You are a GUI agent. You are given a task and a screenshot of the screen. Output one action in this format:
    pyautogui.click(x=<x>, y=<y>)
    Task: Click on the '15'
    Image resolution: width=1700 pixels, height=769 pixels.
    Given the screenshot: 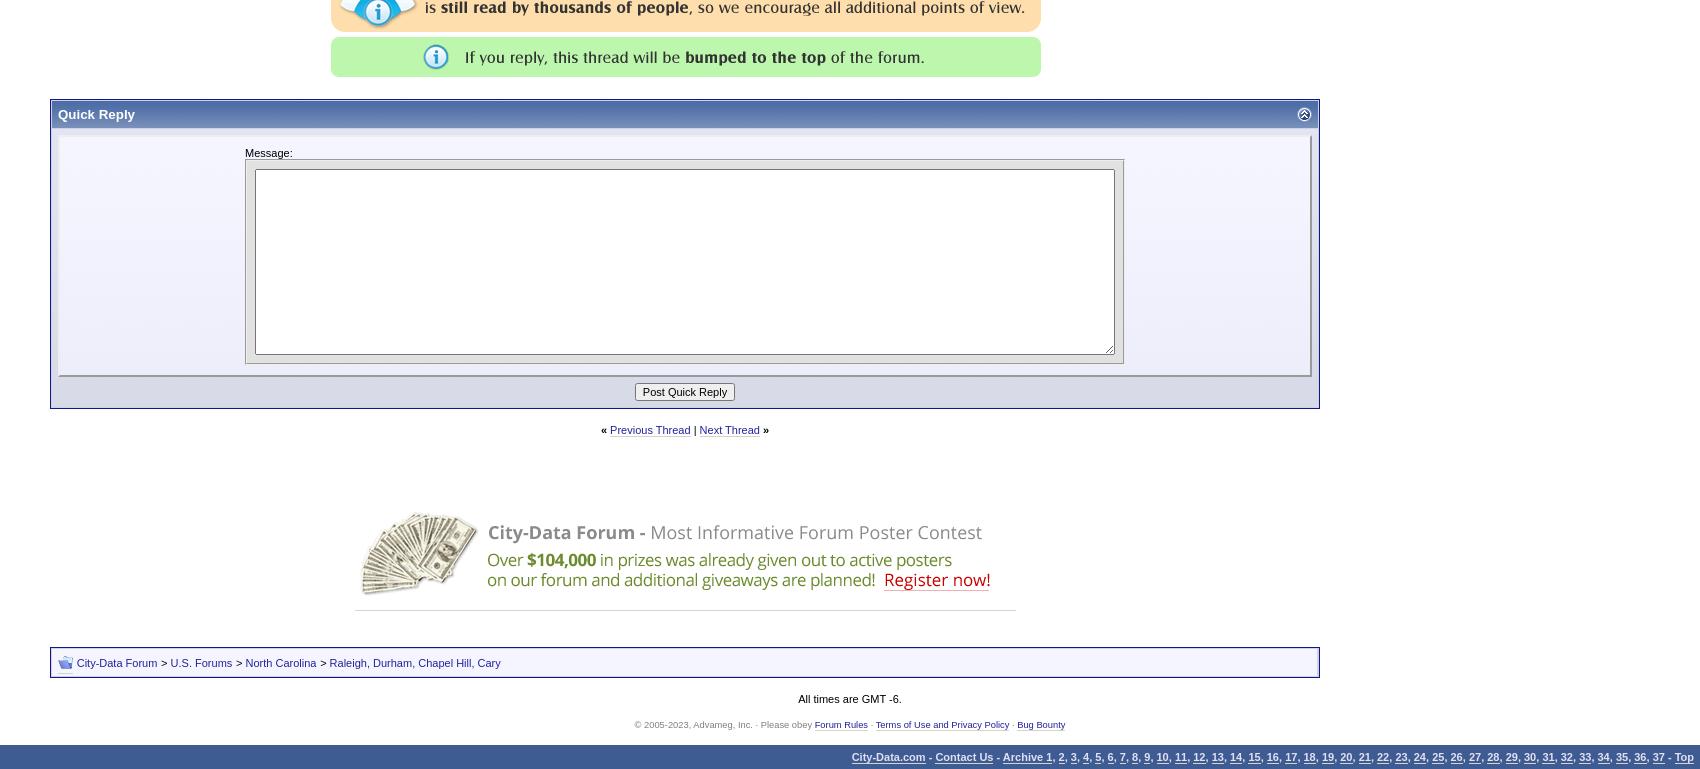 What is the action you would take?
    pyautogui.click(x=1246, y=756)
    